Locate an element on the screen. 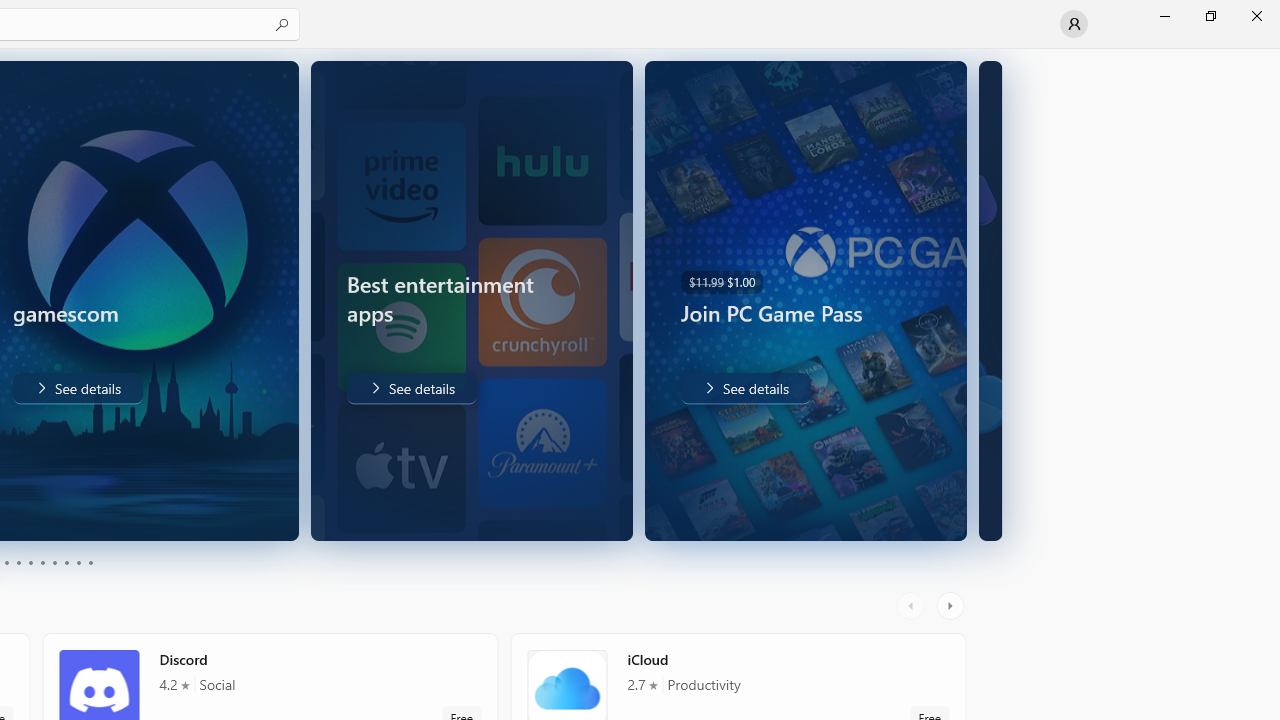 Image resolution: width=1280 pixels, height=720 pixels. 'Page 6' is located at coordinates (42, 563).